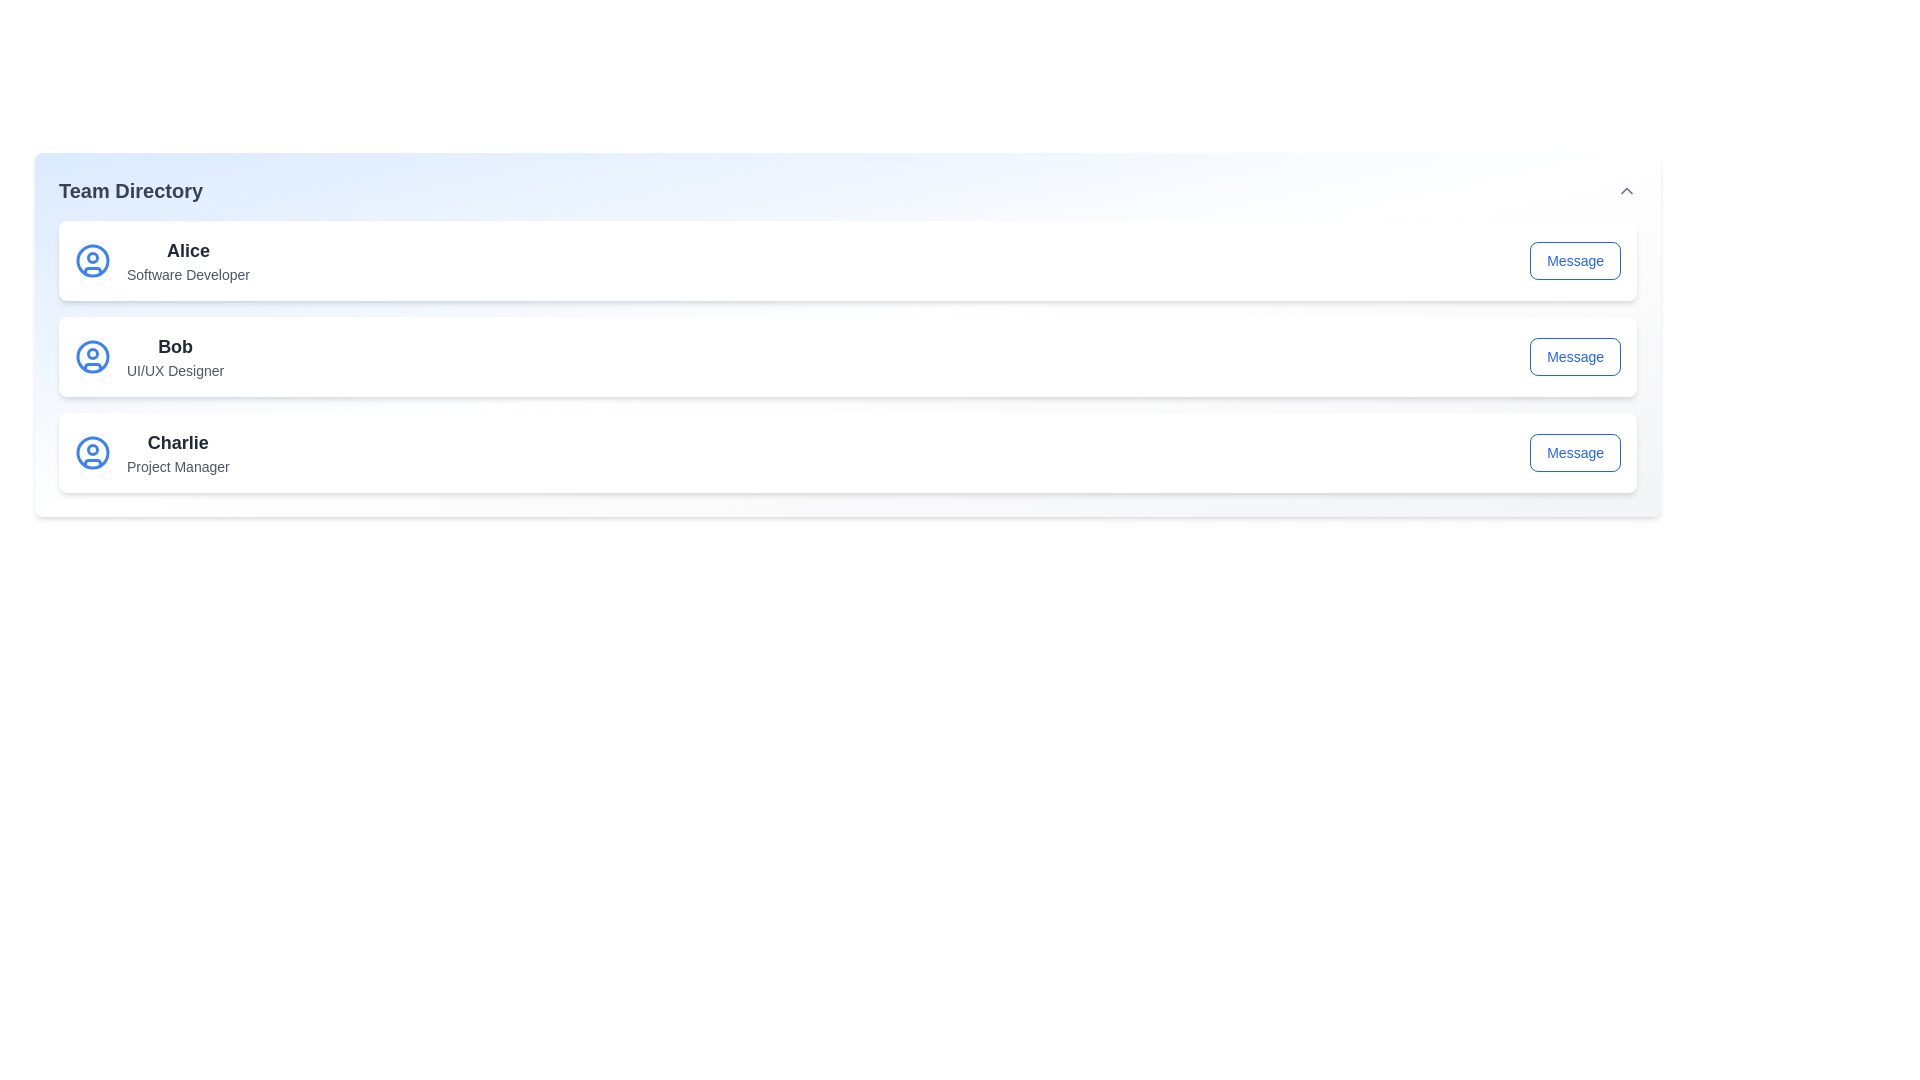 This screenshot has height=1080, width=1920. I want to click on the circular icon with a blue outline that features a stylized user silhouette, located to the left of the label 'Charlie Project Manager', so click(91, 452).